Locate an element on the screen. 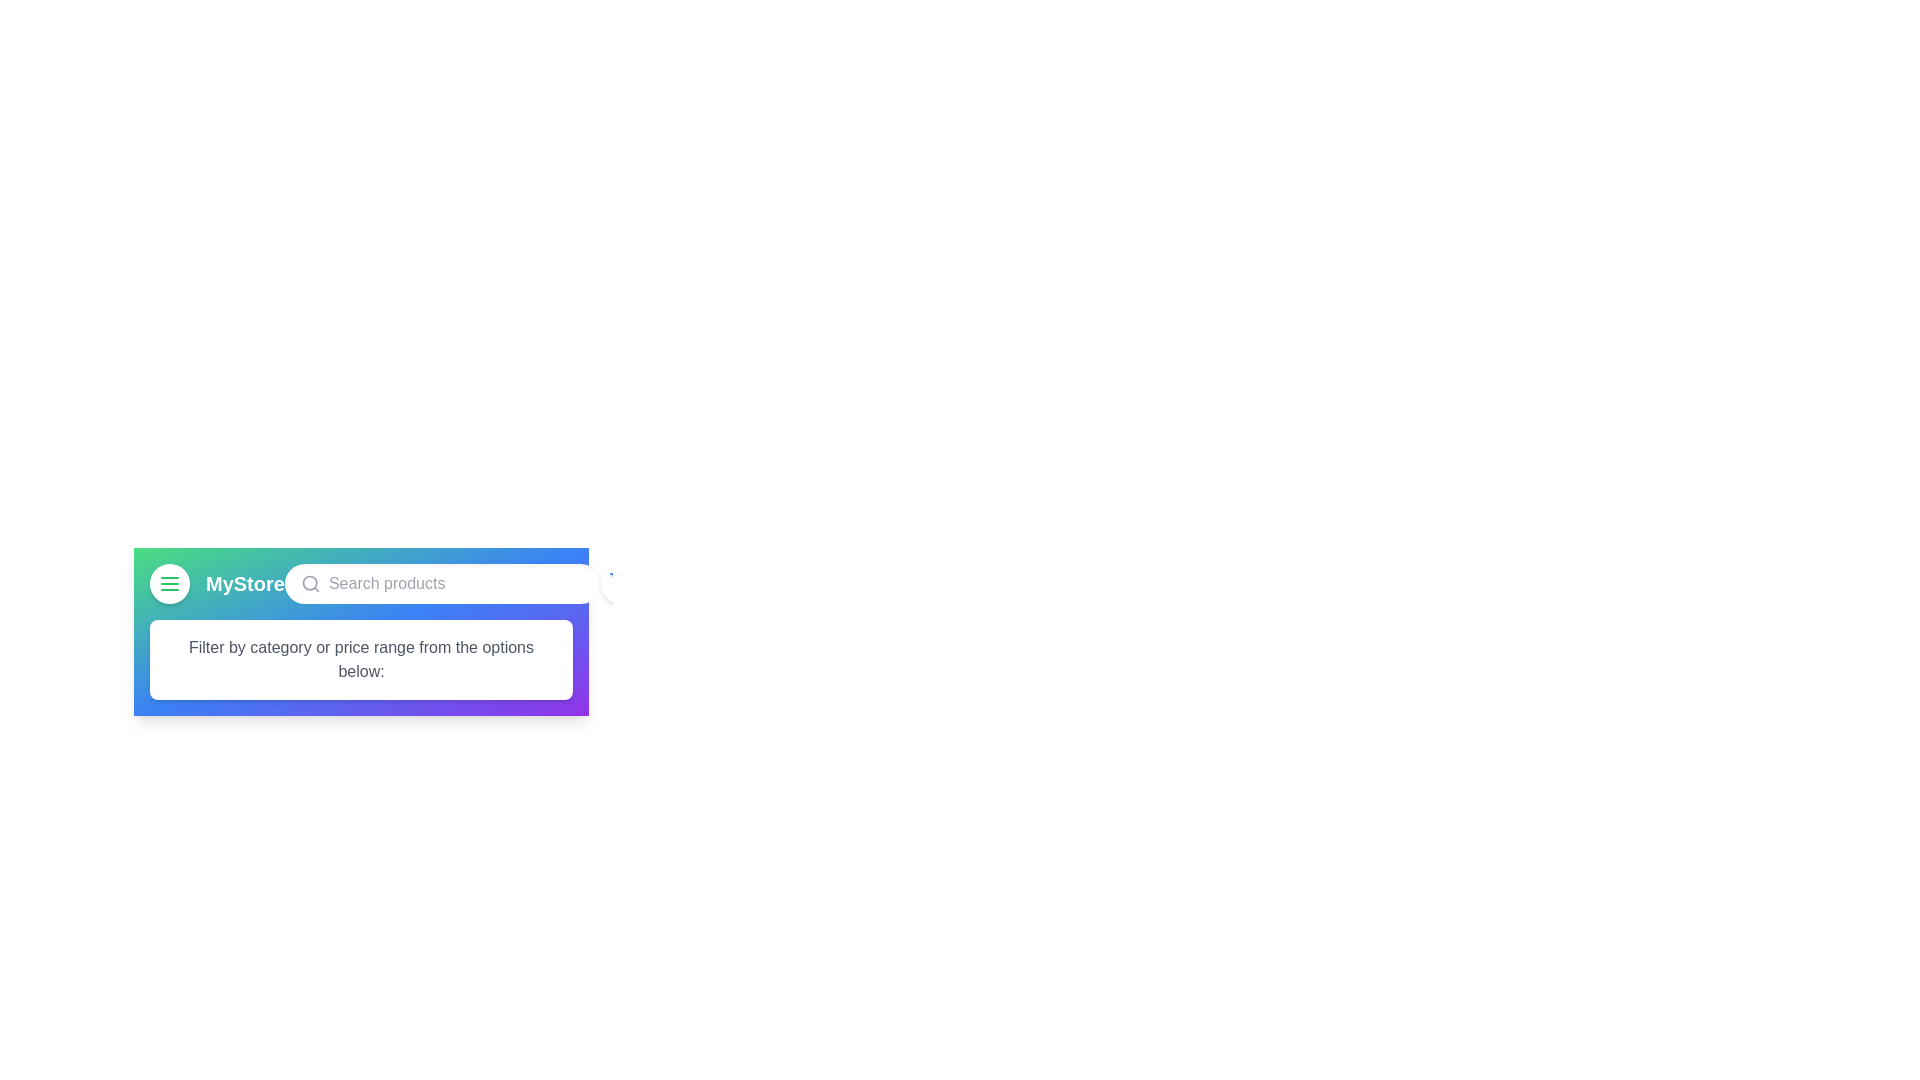 Image resolution: width=1920 pixels, height=1080 pixels. the user icon to access account settings is located at coordinates (676, 583).